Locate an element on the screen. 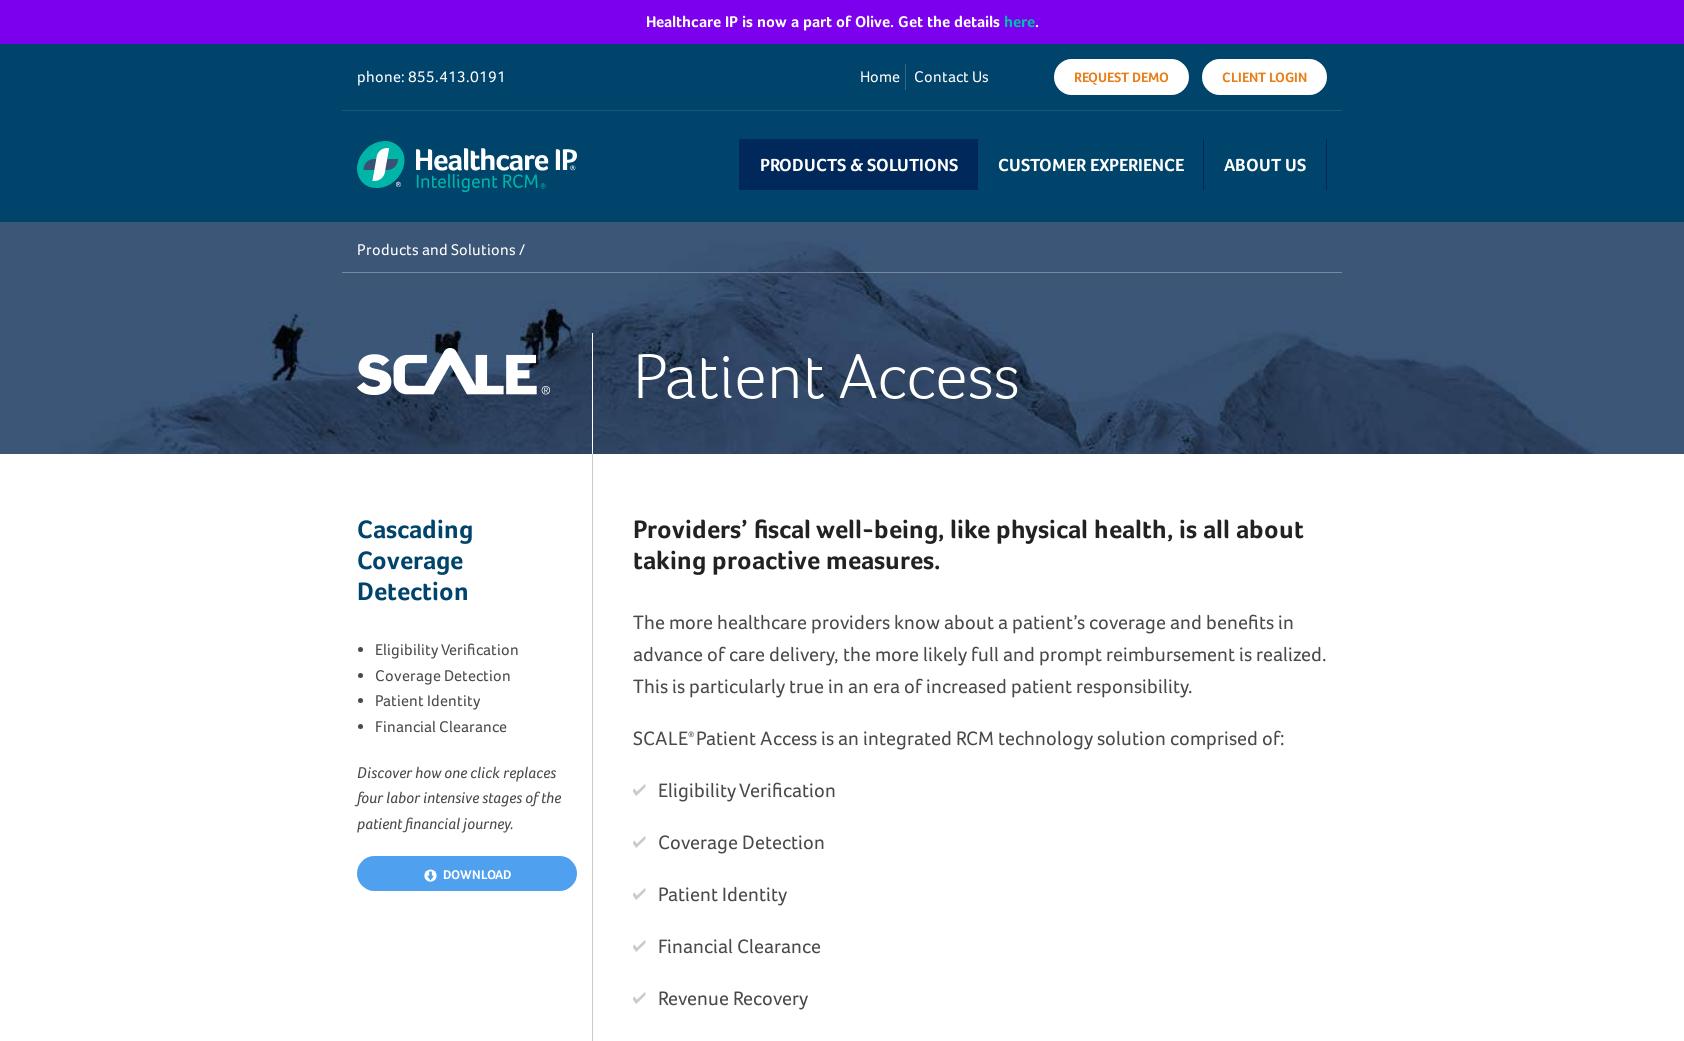 This screenshot has height=1041, width=1684. 'here' is located at coordinates (1001, 20).